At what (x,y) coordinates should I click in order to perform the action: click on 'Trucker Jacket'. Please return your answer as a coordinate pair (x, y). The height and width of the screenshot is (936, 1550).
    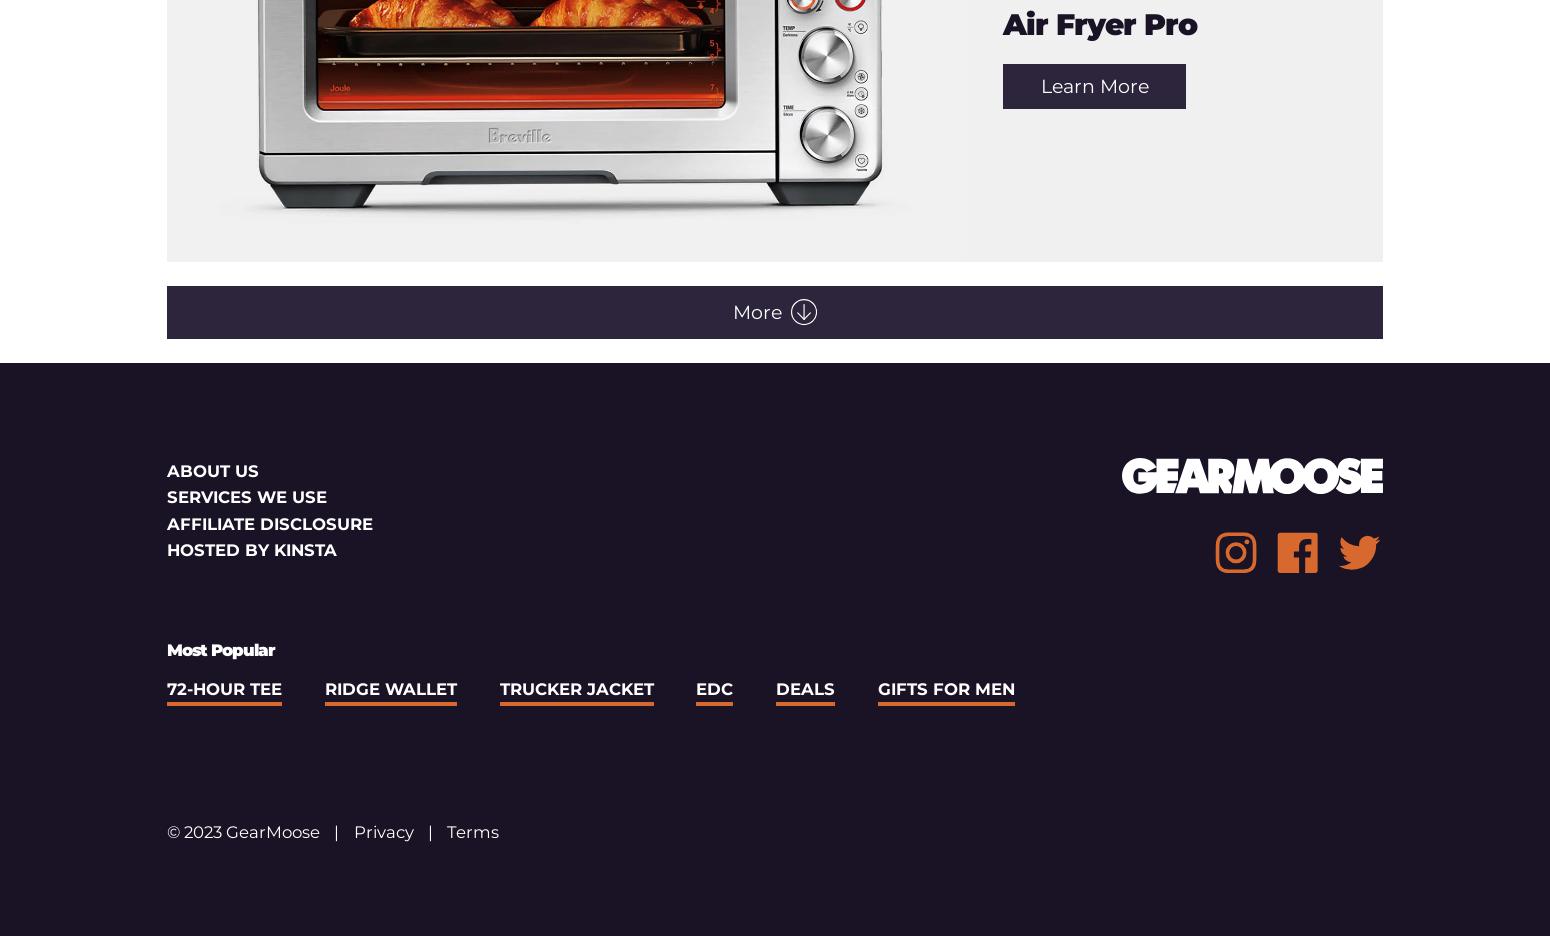
    Looking at the image, I should click on (575, 687).